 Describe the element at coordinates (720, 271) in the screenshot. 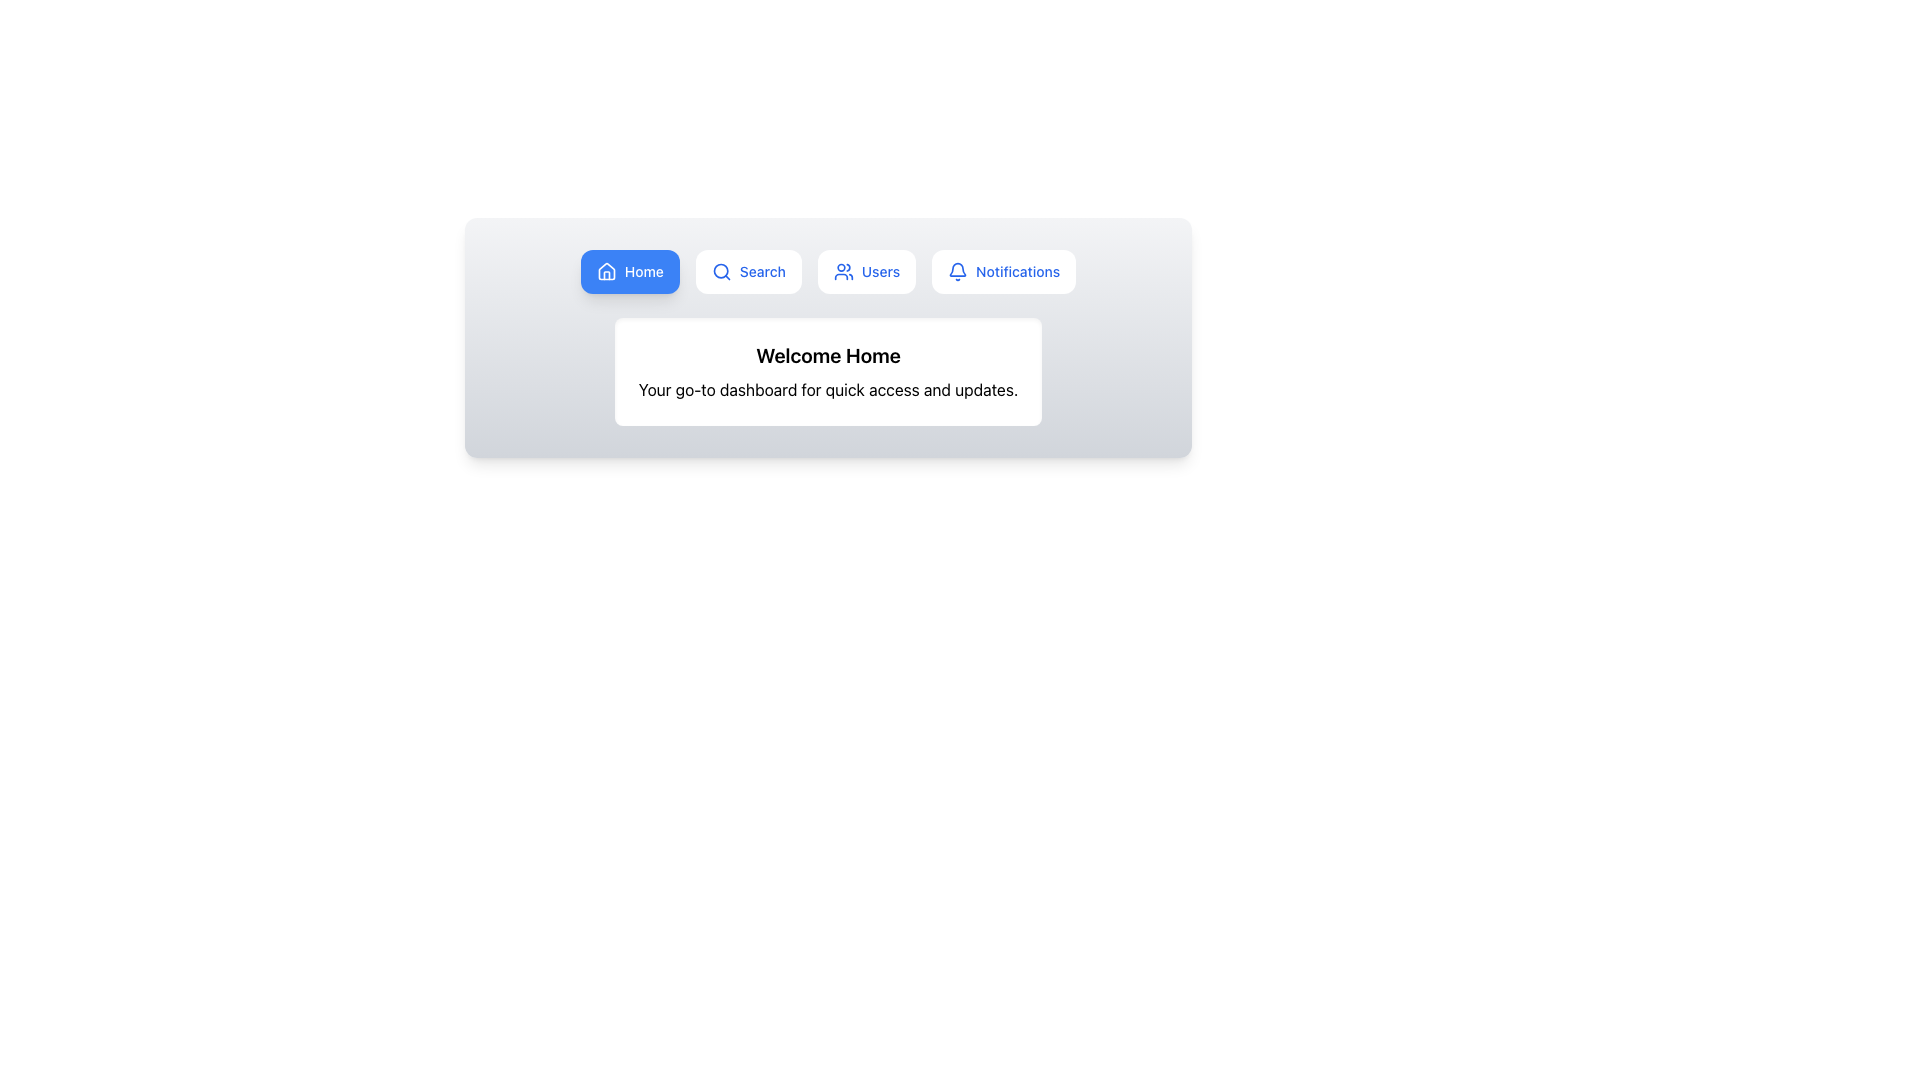

I see `the central circle of the magnifying glass icon in the 'Search' button located to the right of the 'Home' button in the navigation bar` at that location.